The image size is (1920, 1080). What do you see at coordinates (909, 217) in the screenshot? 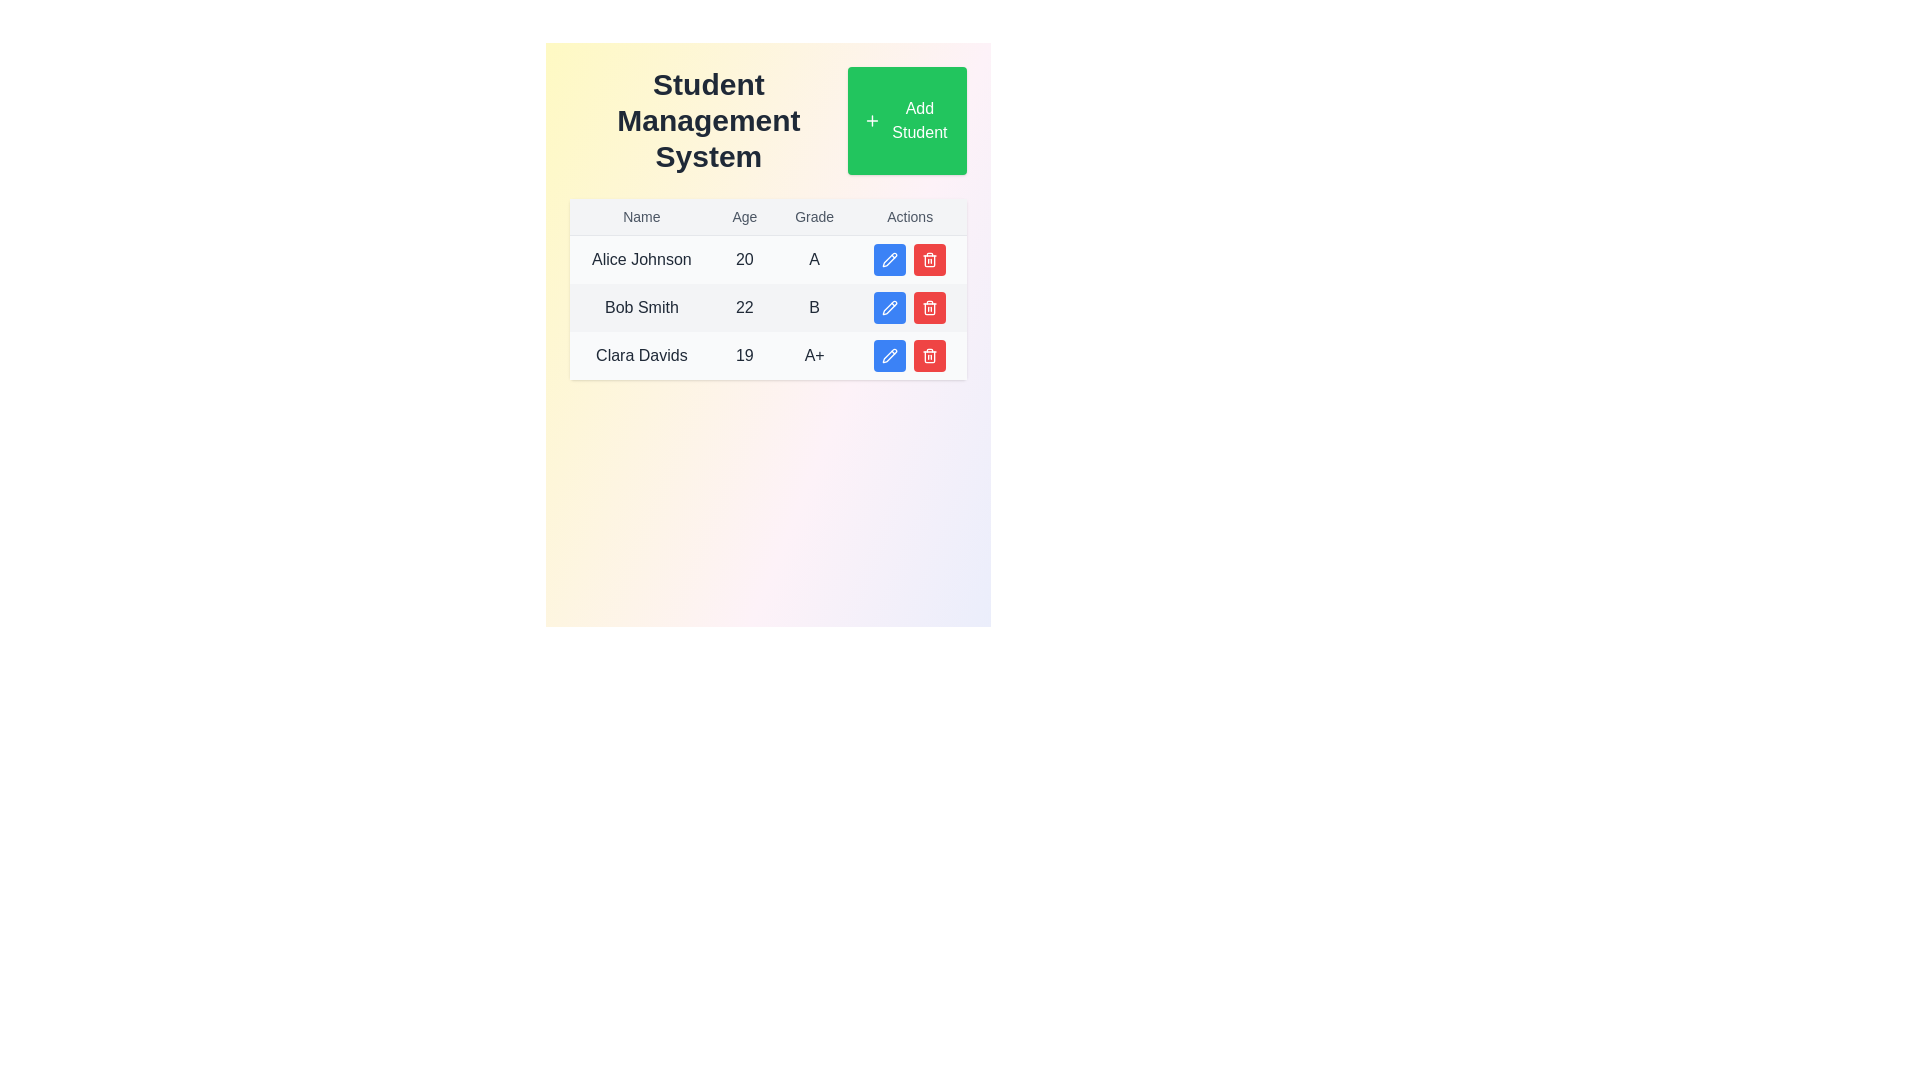
I see `the header label for the 'Actions' column in the table, which is positioned as the fourth column following the 'Grade' column` at bounding box center [909, 217].